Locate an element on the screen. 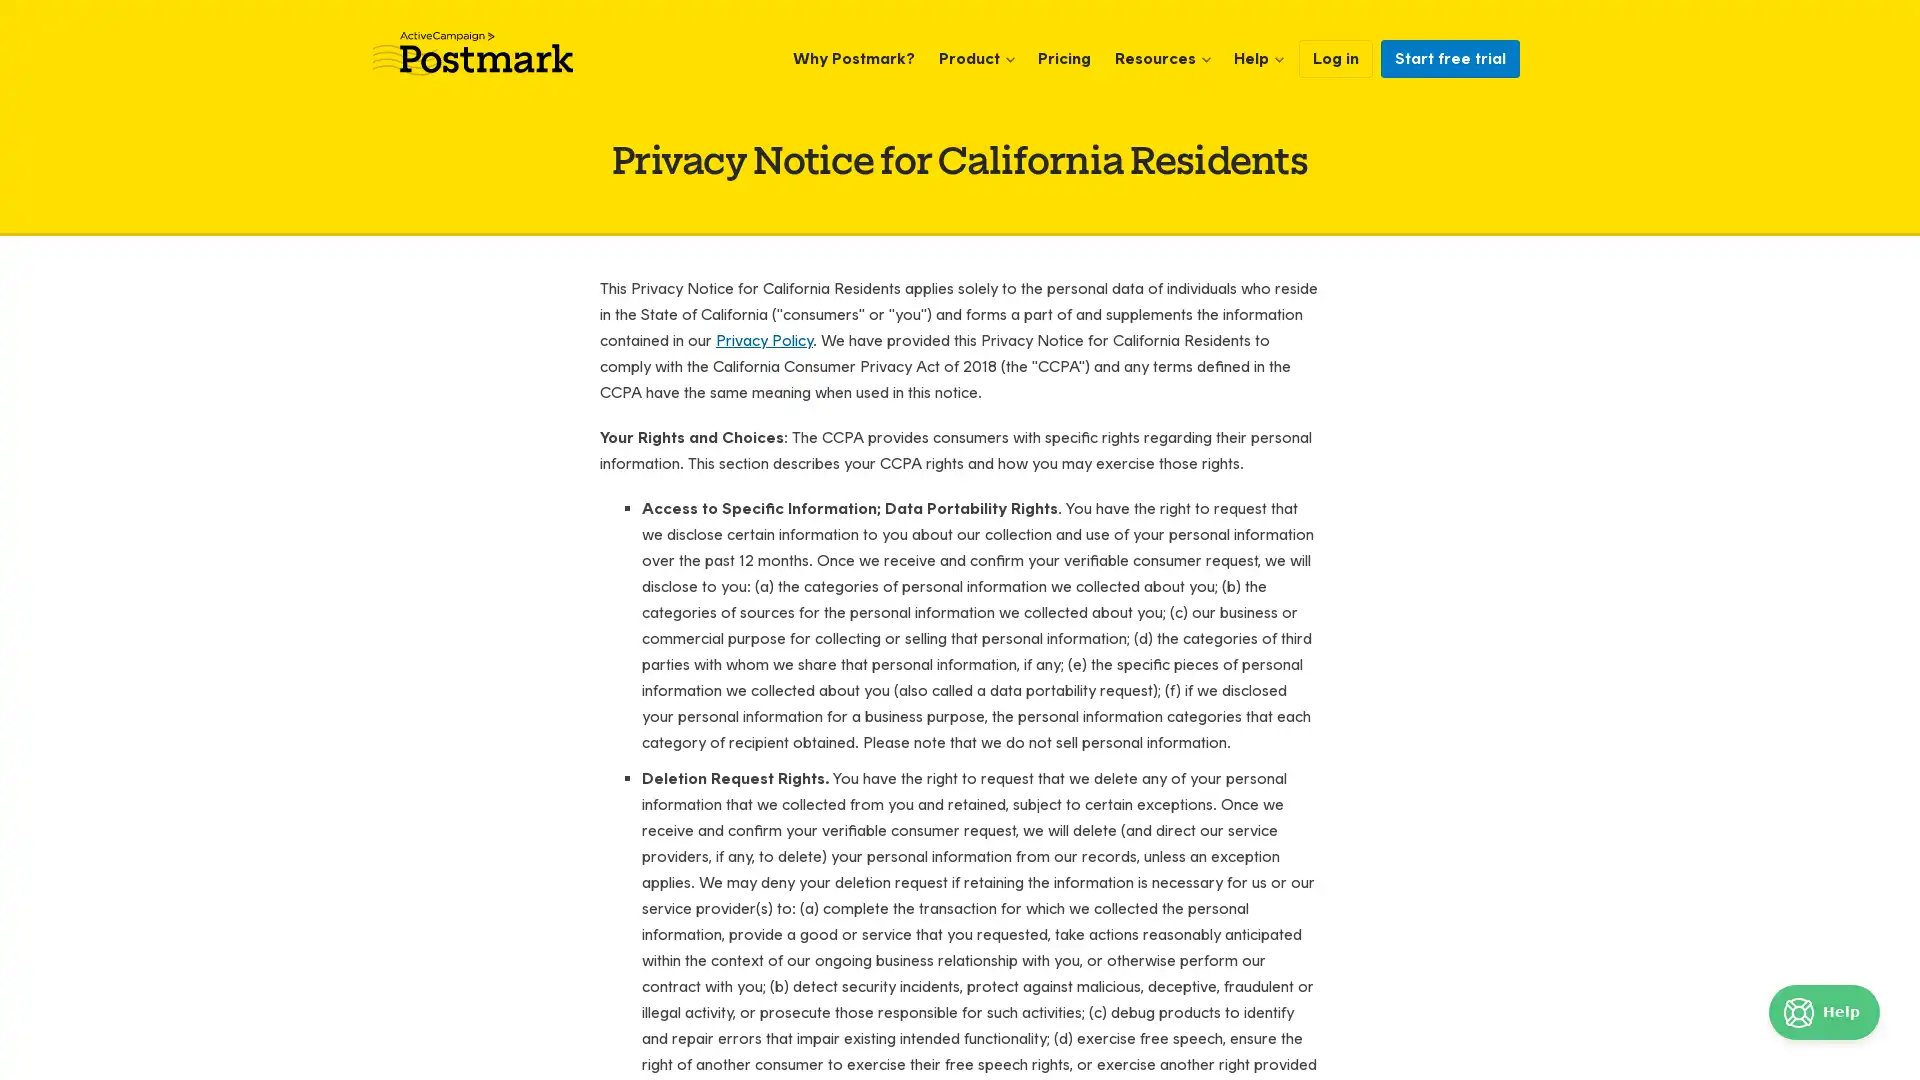 The height and width of the screenshot is (1080, 1920). Help is located at coordinates (1824, 1012).